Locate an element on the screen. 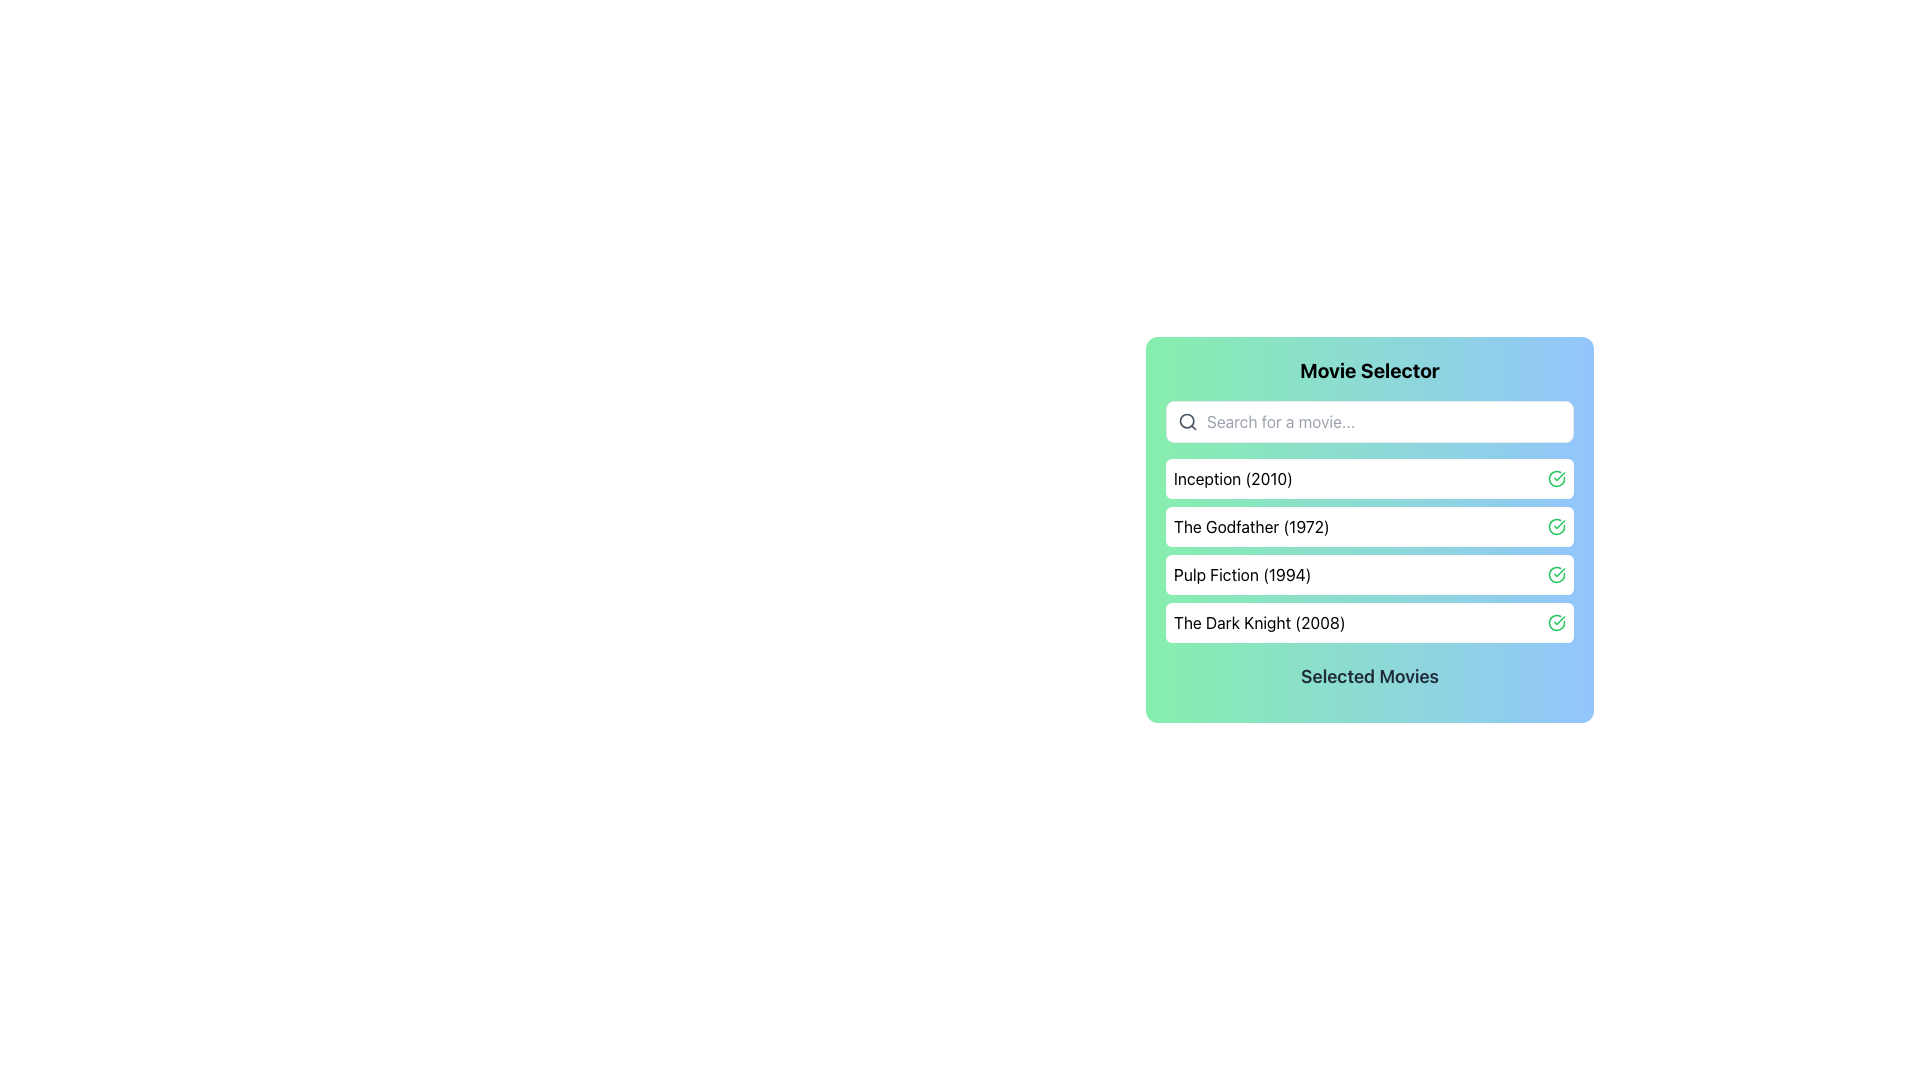 This screenshot has height=1080, width=1920. the selectable movie item in the list is located at coordinates (1368, 622).